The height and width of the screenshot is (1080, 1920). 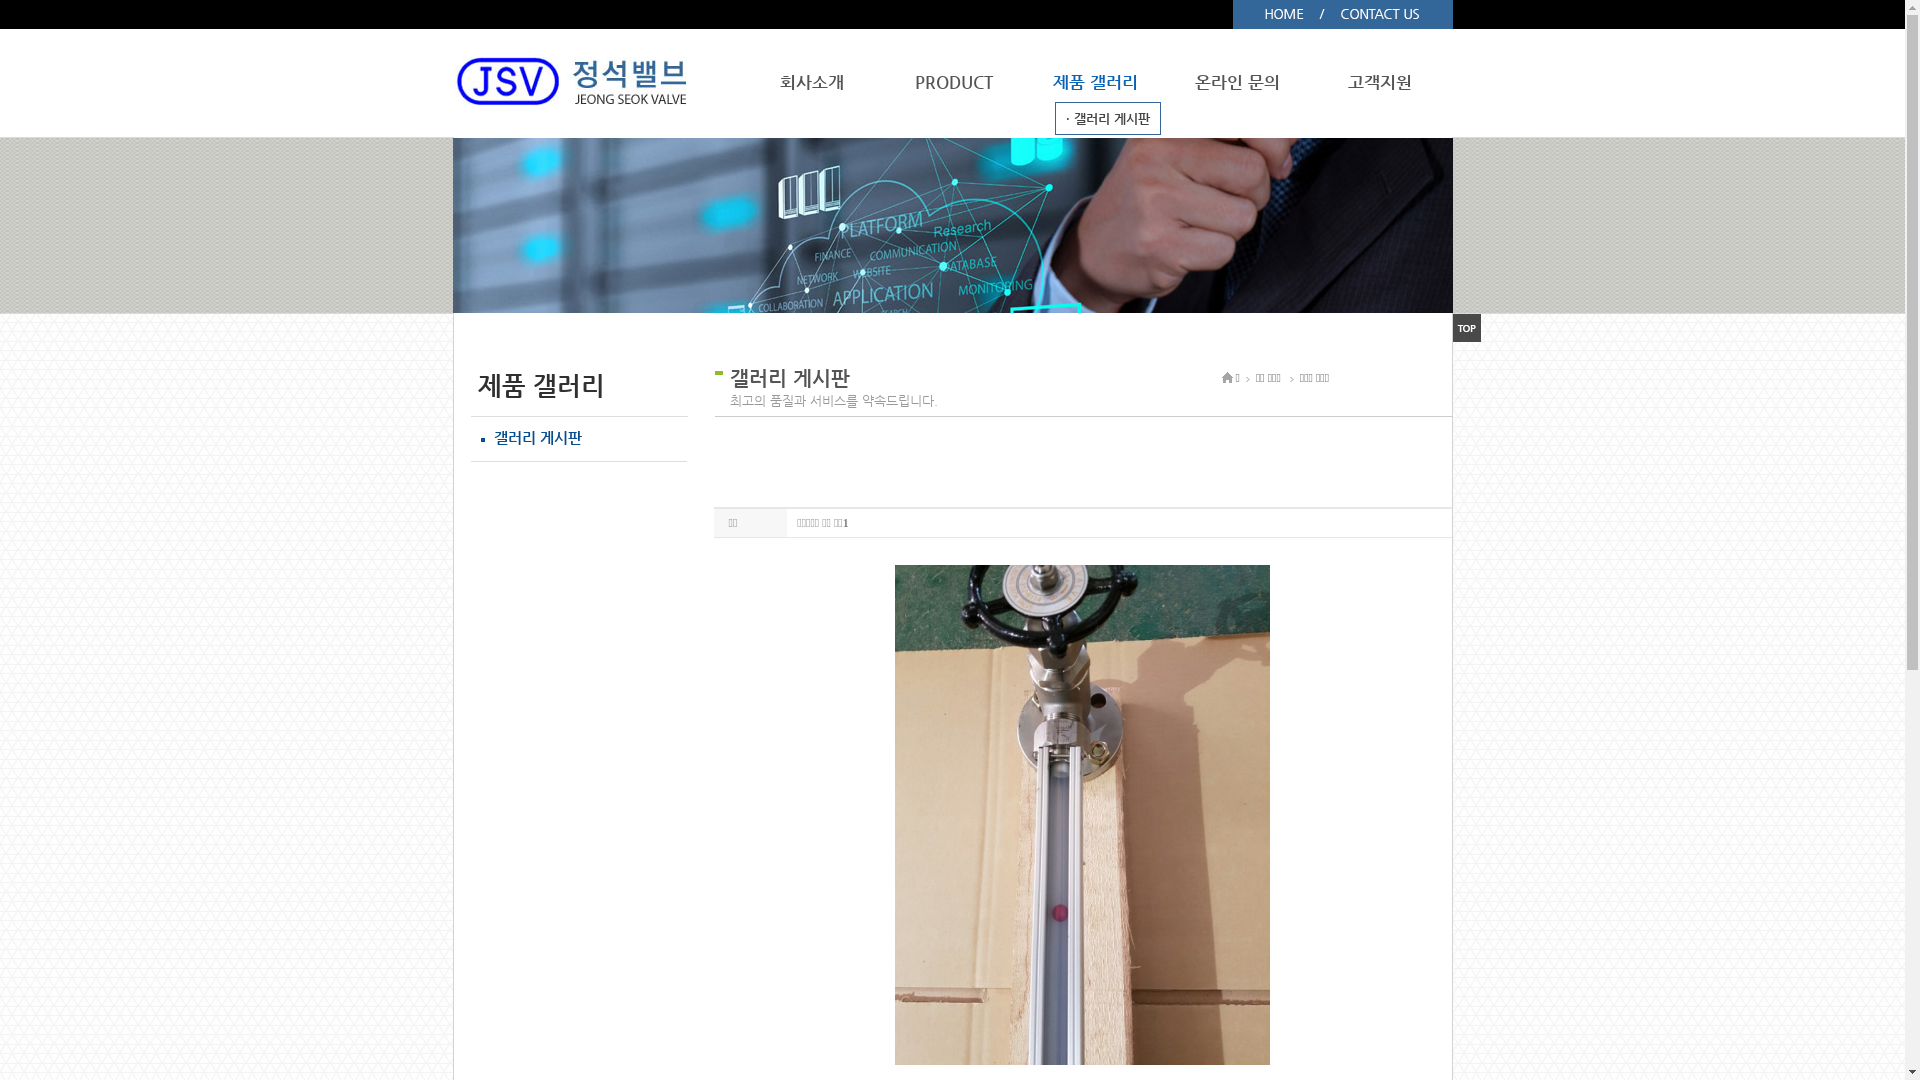 I want to click on 'PRODUCT', so click(x=952, y=81).